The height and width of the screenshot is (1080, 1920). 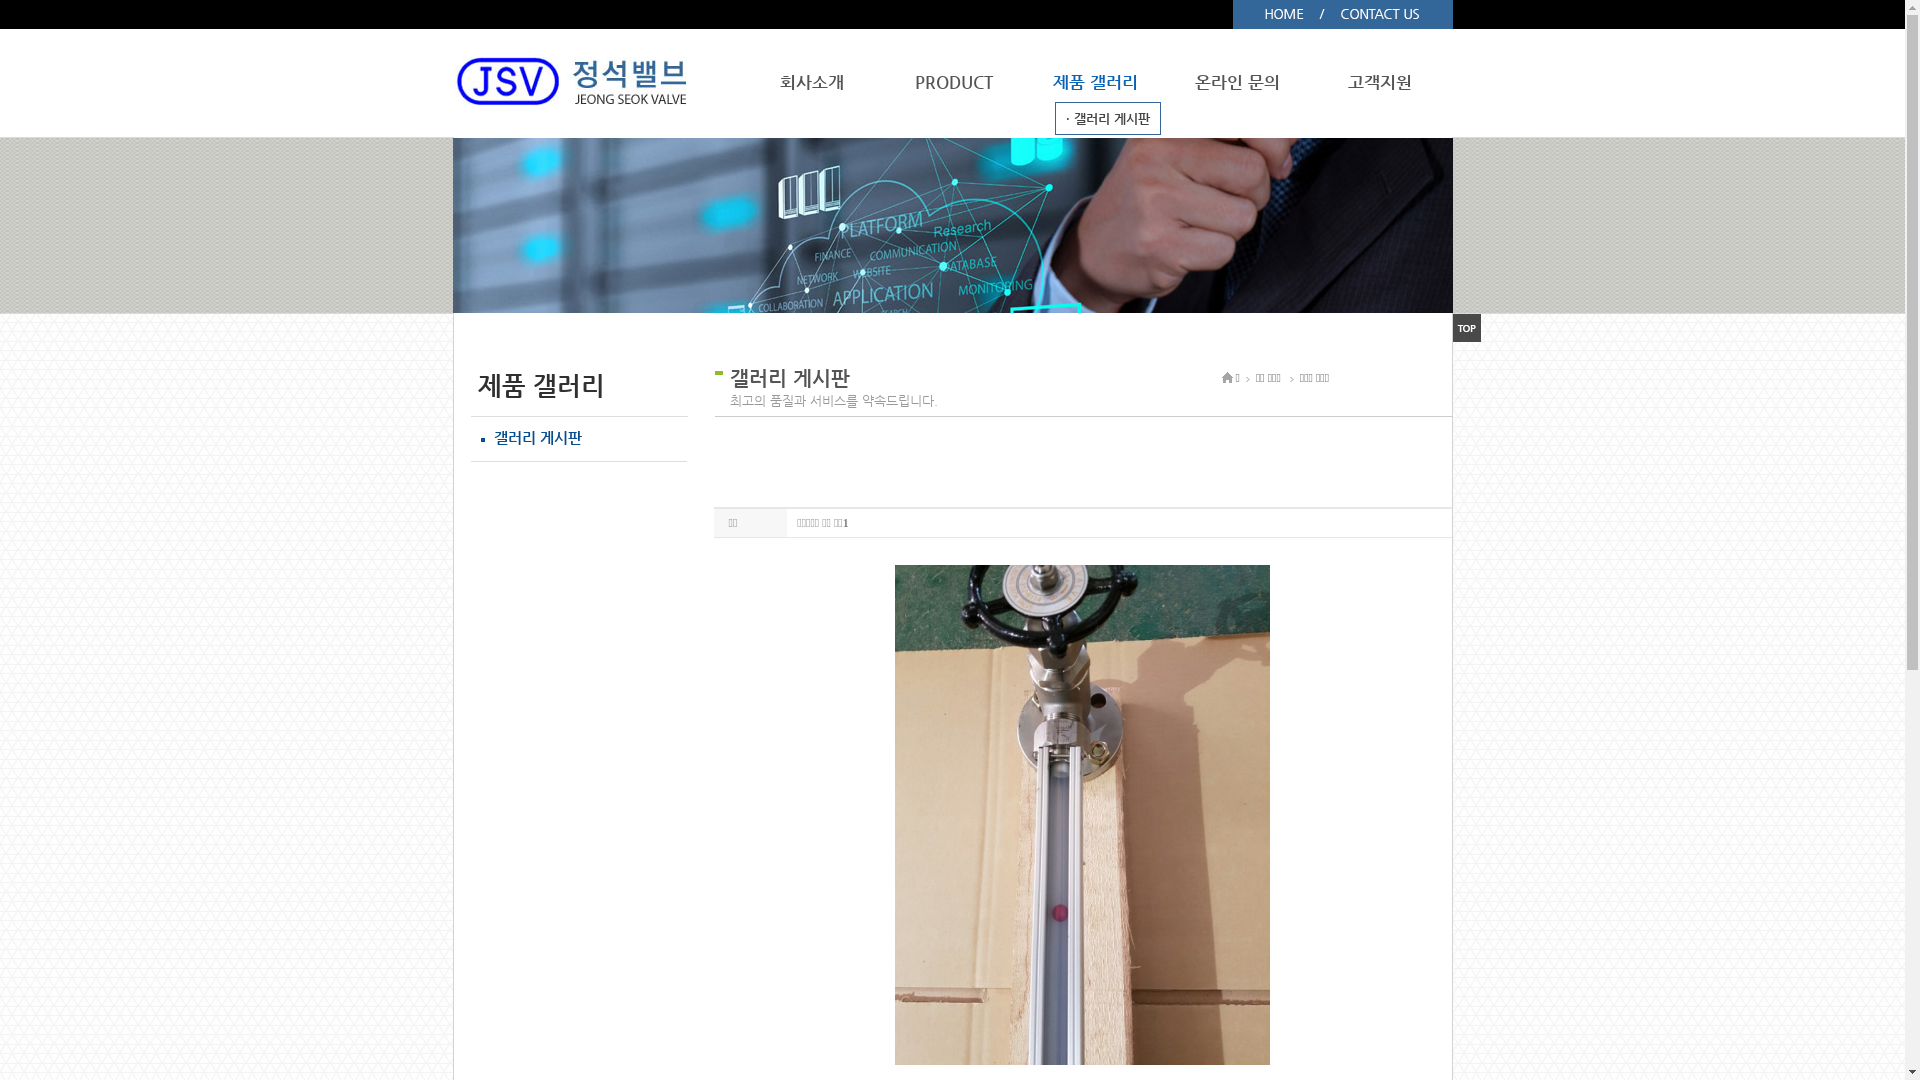 I want to click on 'PRODUCT', so click(x=952, y=81).